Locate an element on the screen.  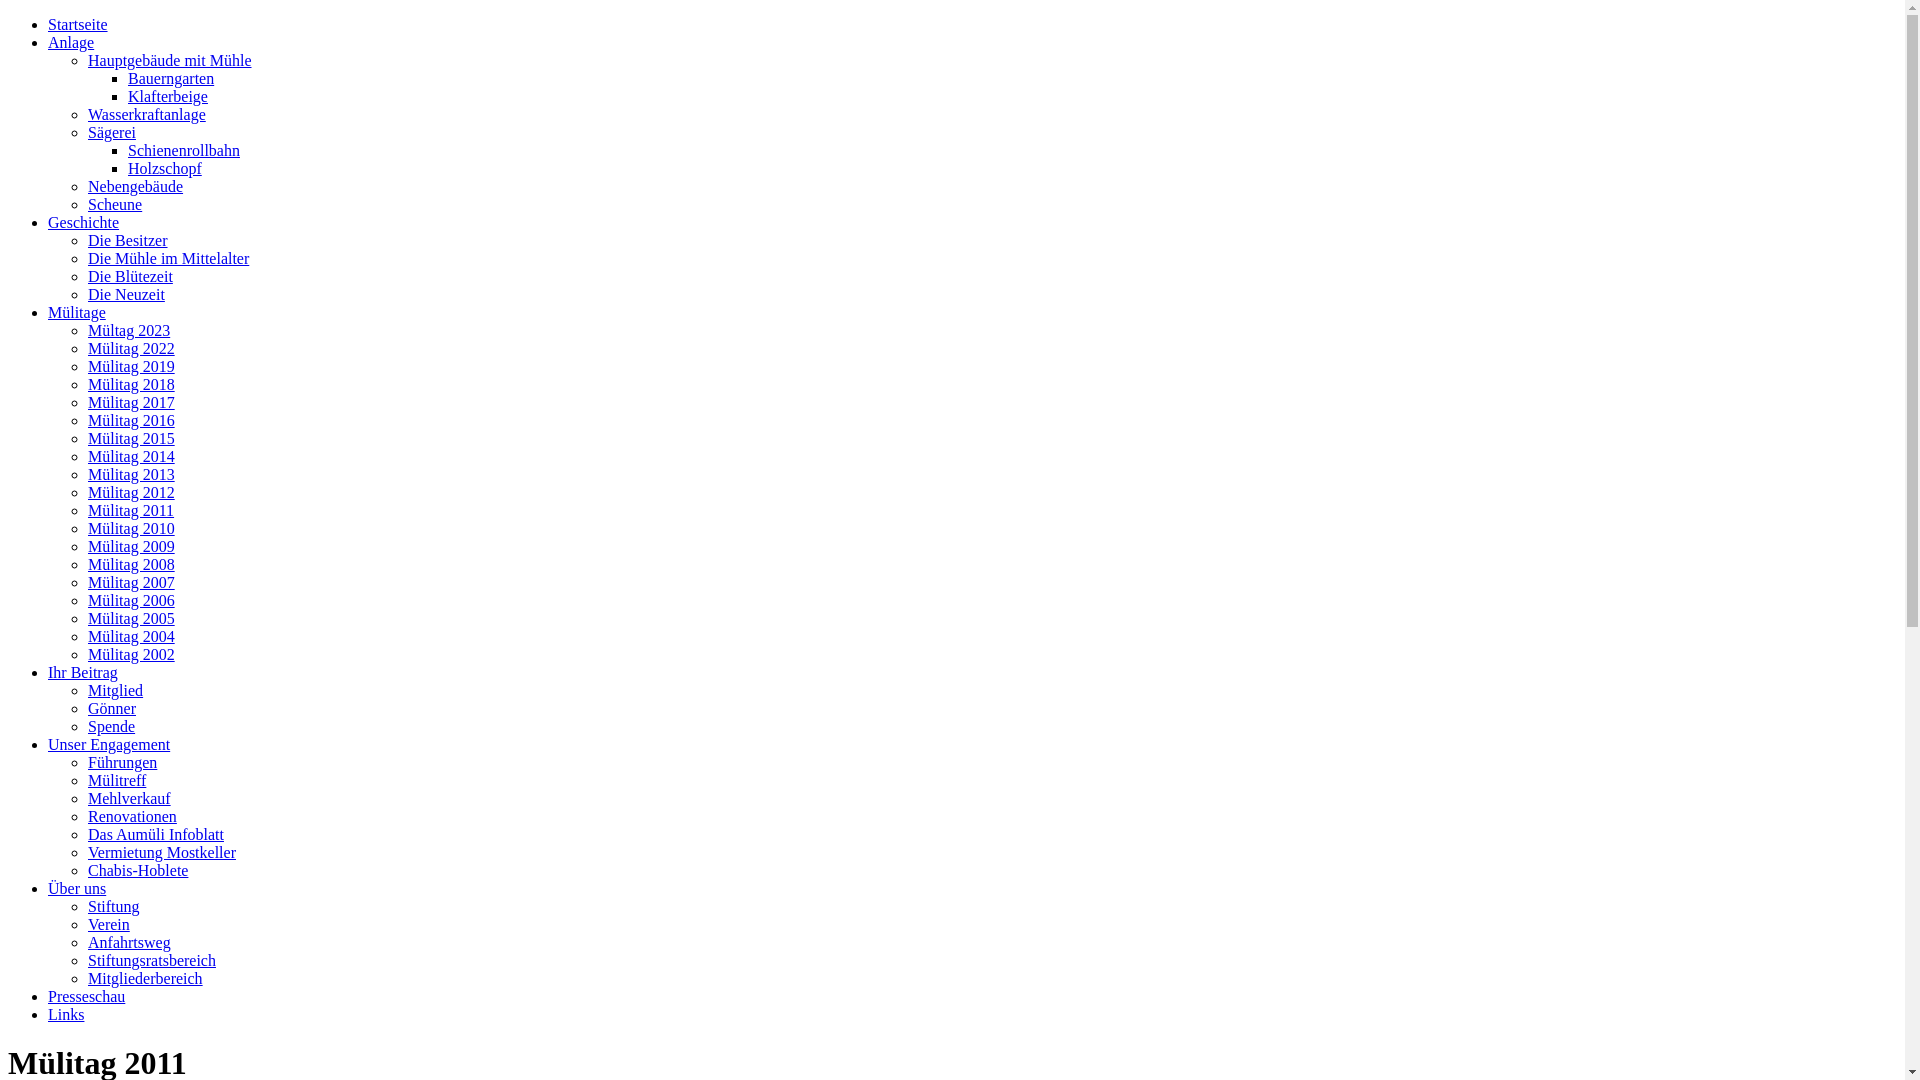
'Renovationen' is located at coordinates (131, 816).